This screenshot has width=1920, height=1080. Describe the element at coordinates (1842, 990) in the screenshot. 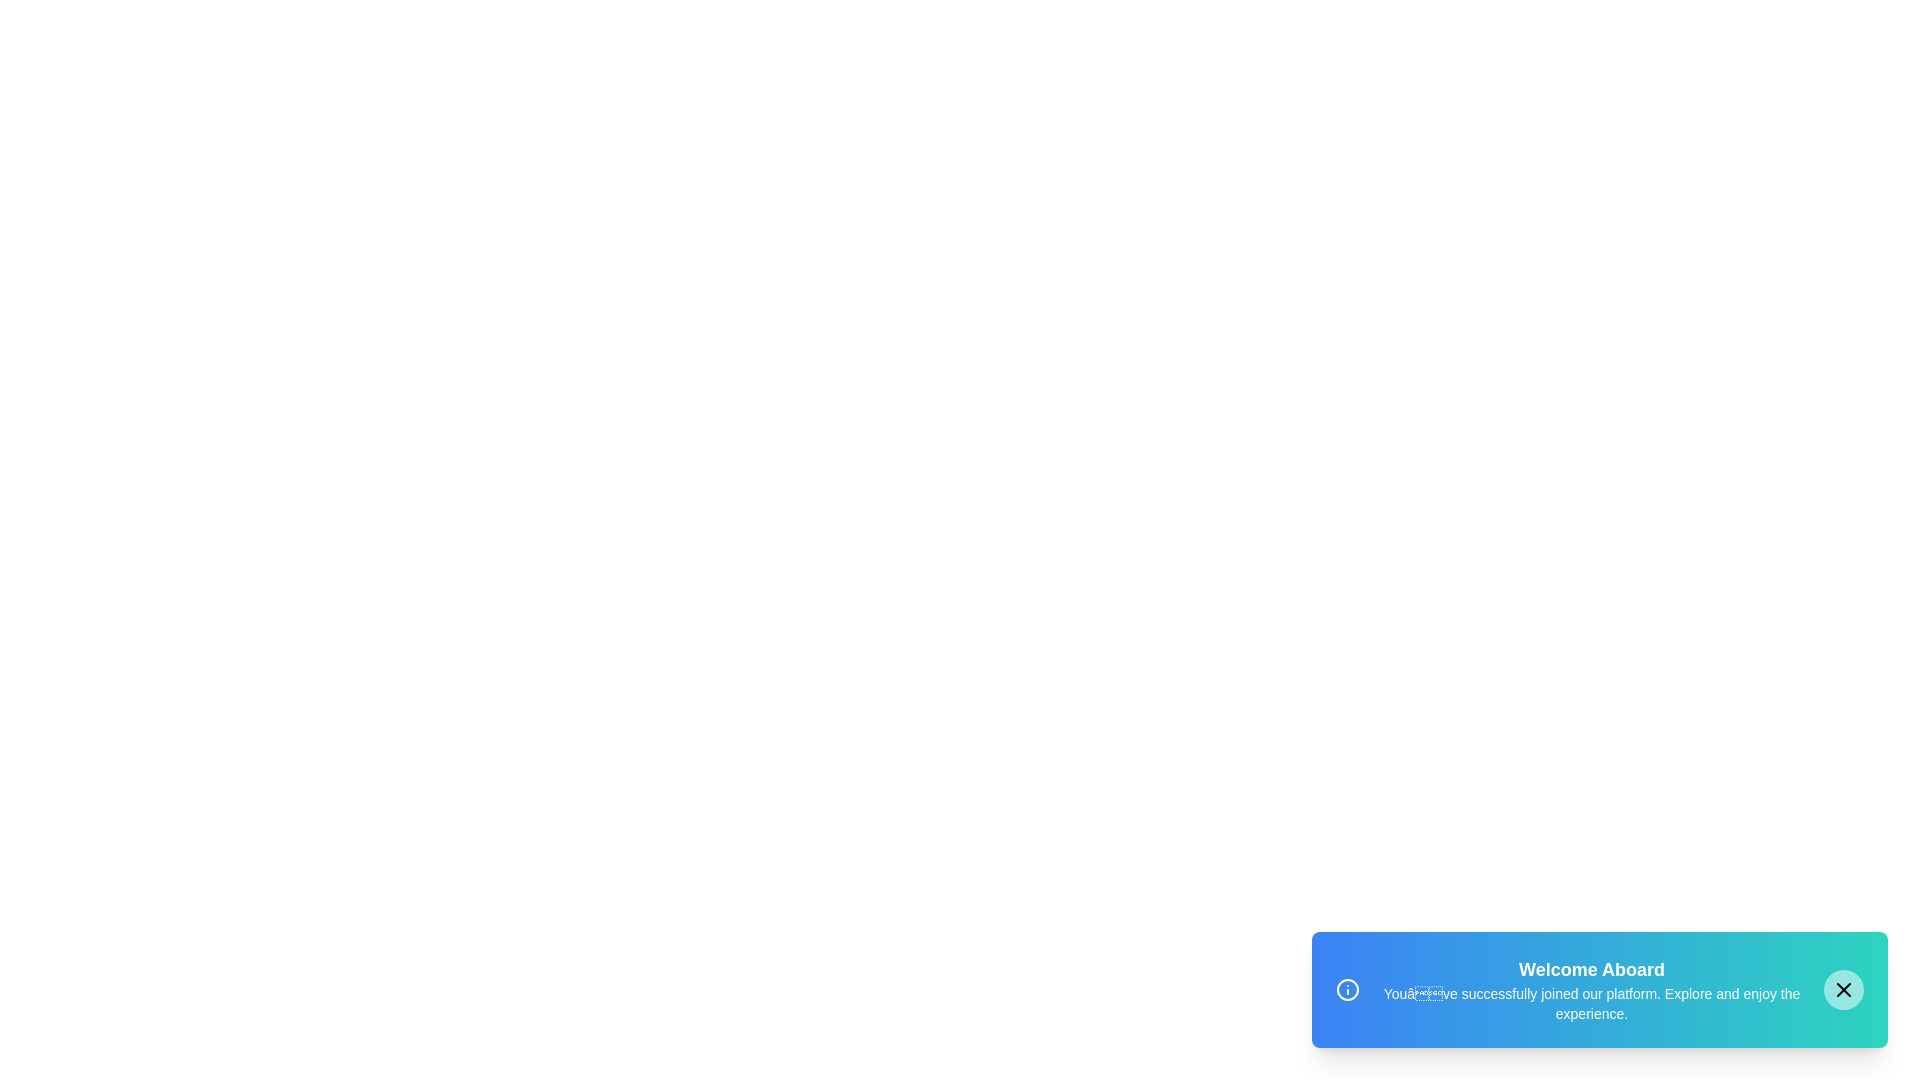

I see `the close button to dismiss the snackbar` at that location.